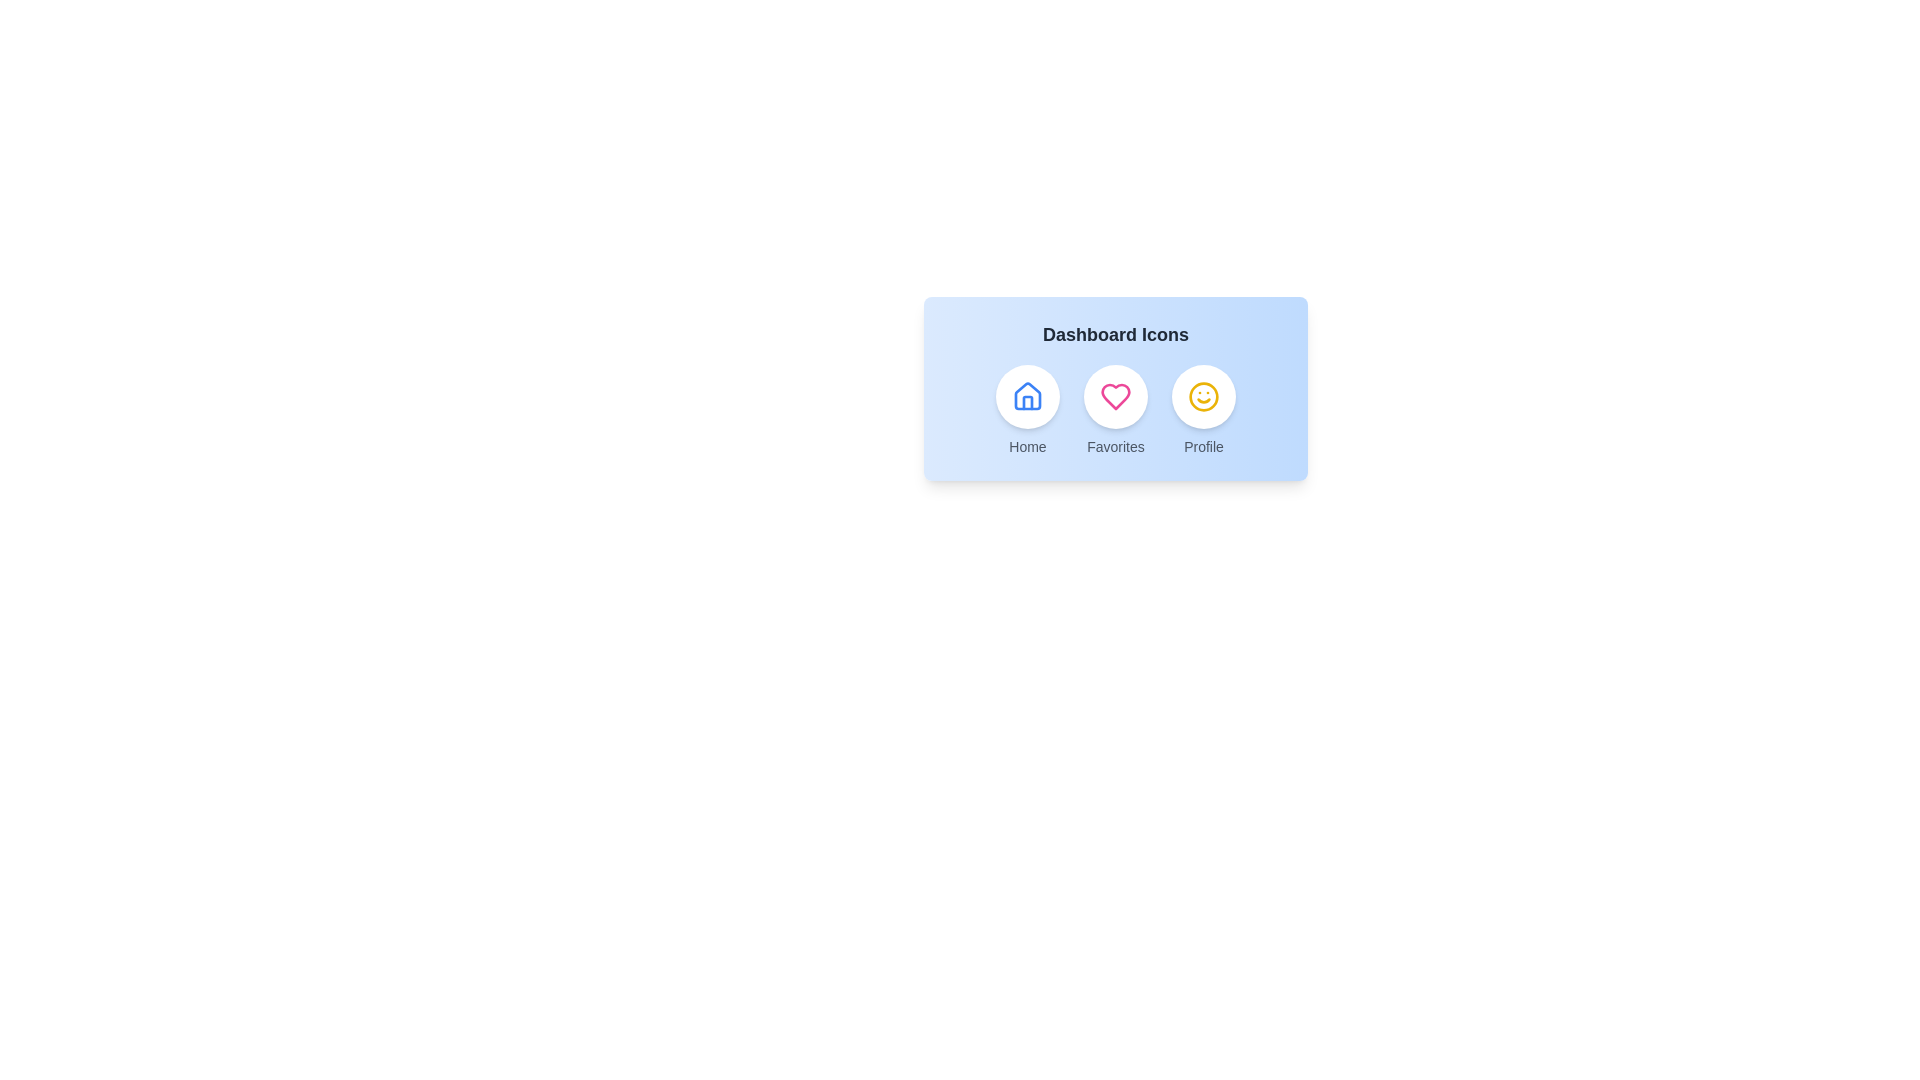 Image resolution: width=1920 pixels, height=1080 pixels. I want to click on the circular button with a white background and a pink heart outline located under the 'Favorites' label, so click(1115, 397).